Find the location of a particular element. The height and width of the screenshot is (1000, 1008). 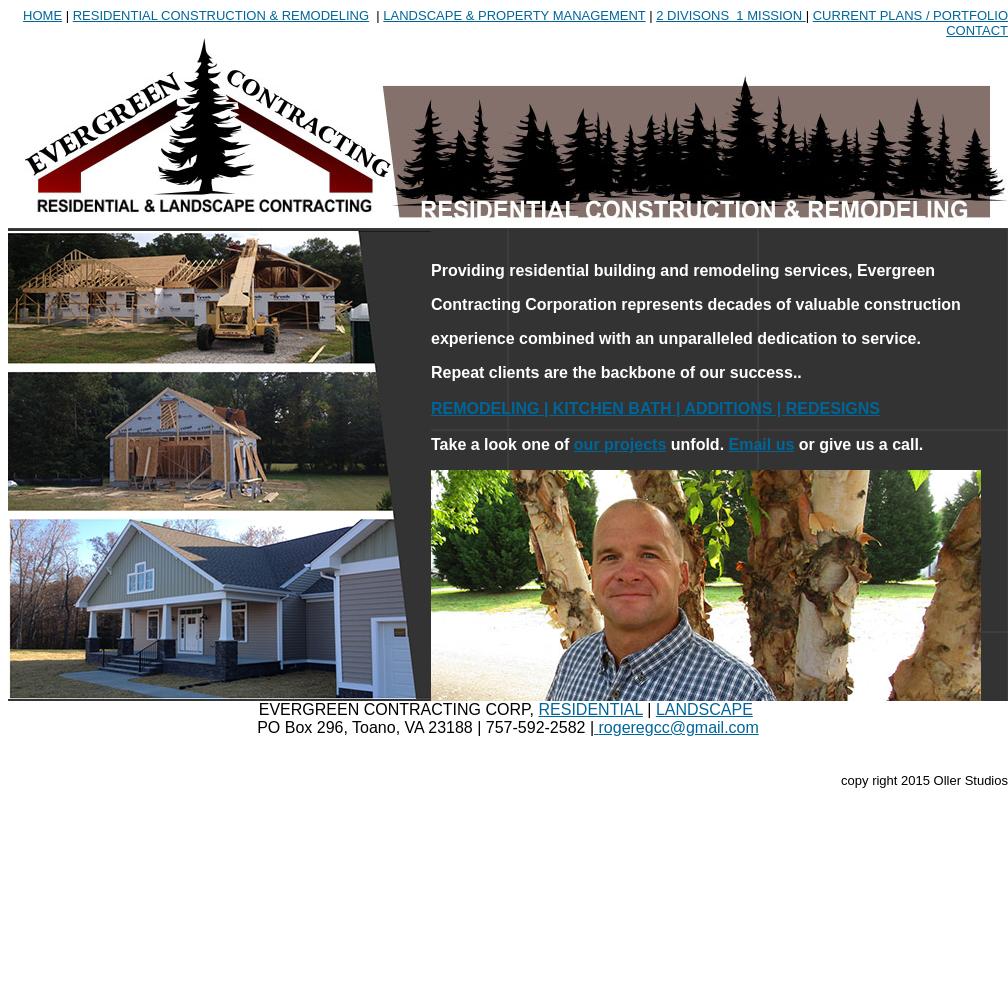

'represents decades of valuable construction' is located at coordinates (790, 304).